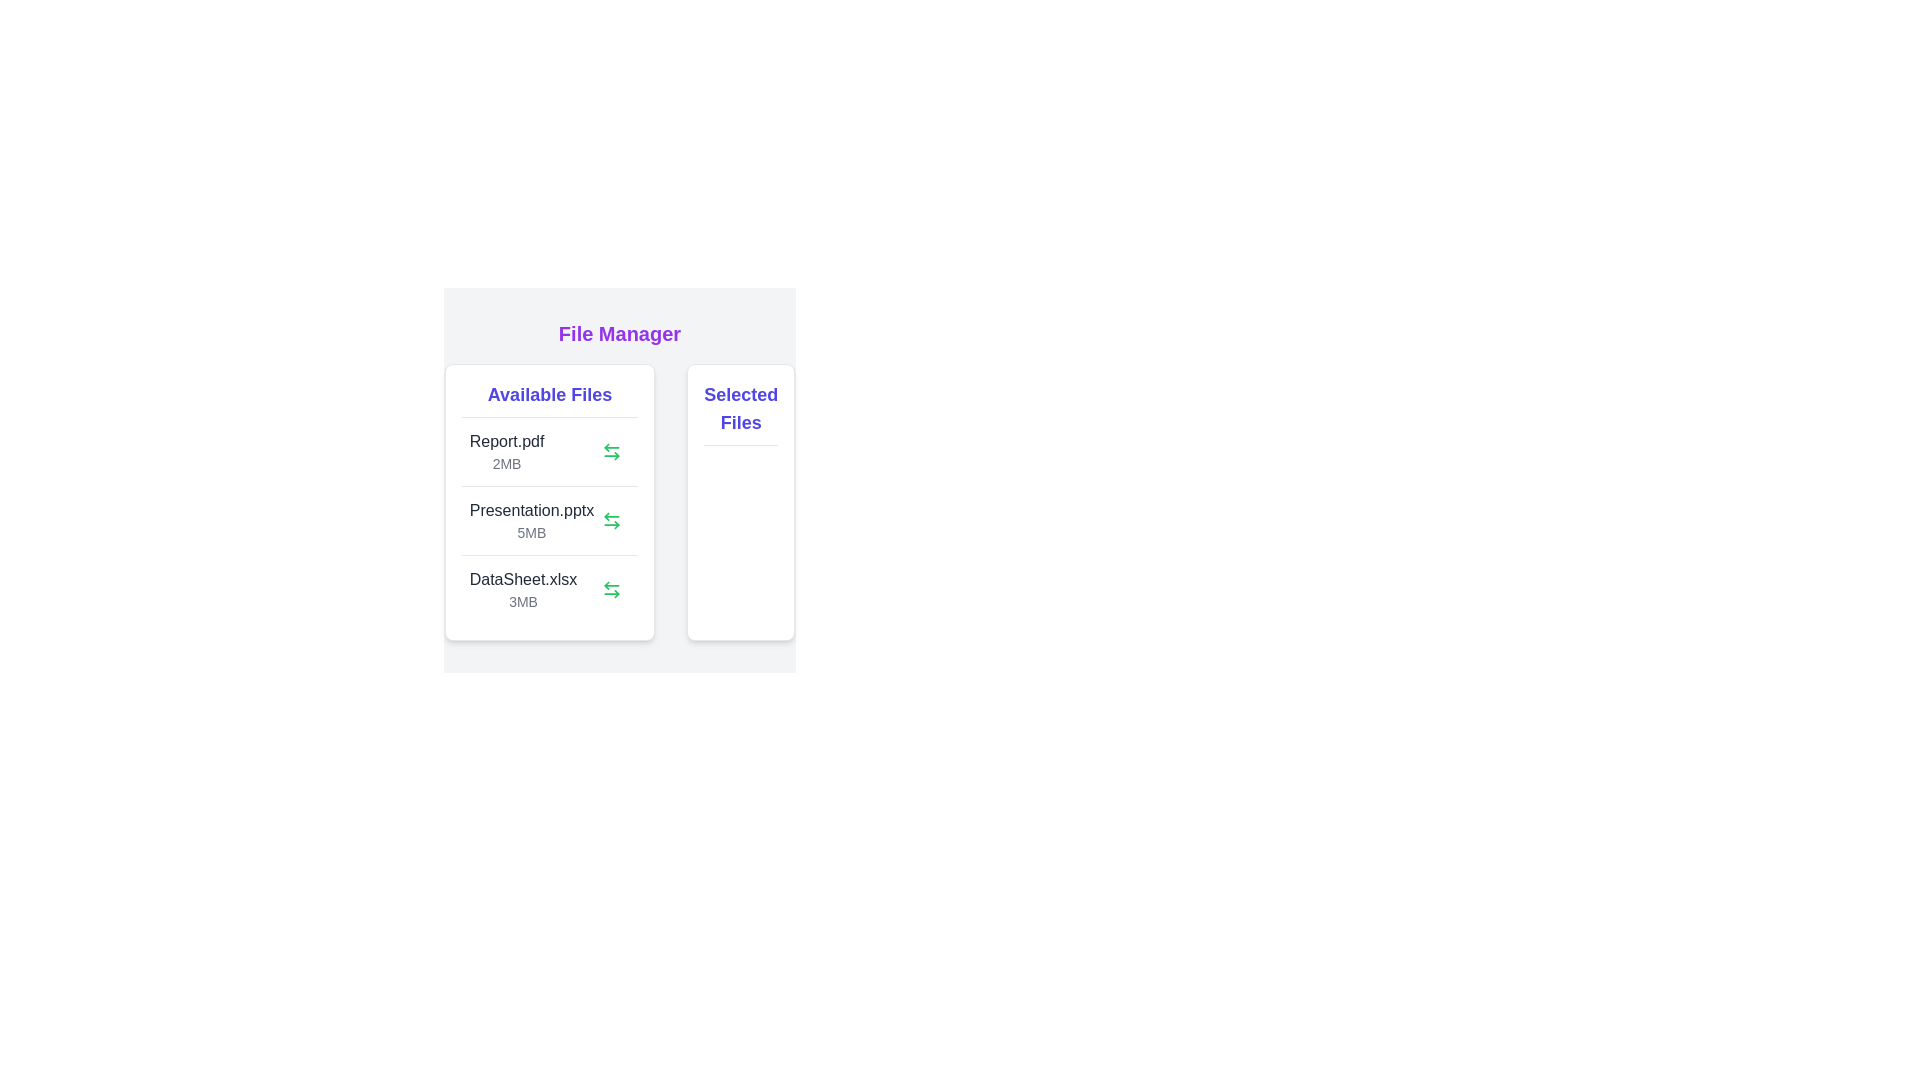  Describe the element at coordinates (523, 589) in the screenshot. I see `the 'DataSheet.xlsx' file entry` at that location.